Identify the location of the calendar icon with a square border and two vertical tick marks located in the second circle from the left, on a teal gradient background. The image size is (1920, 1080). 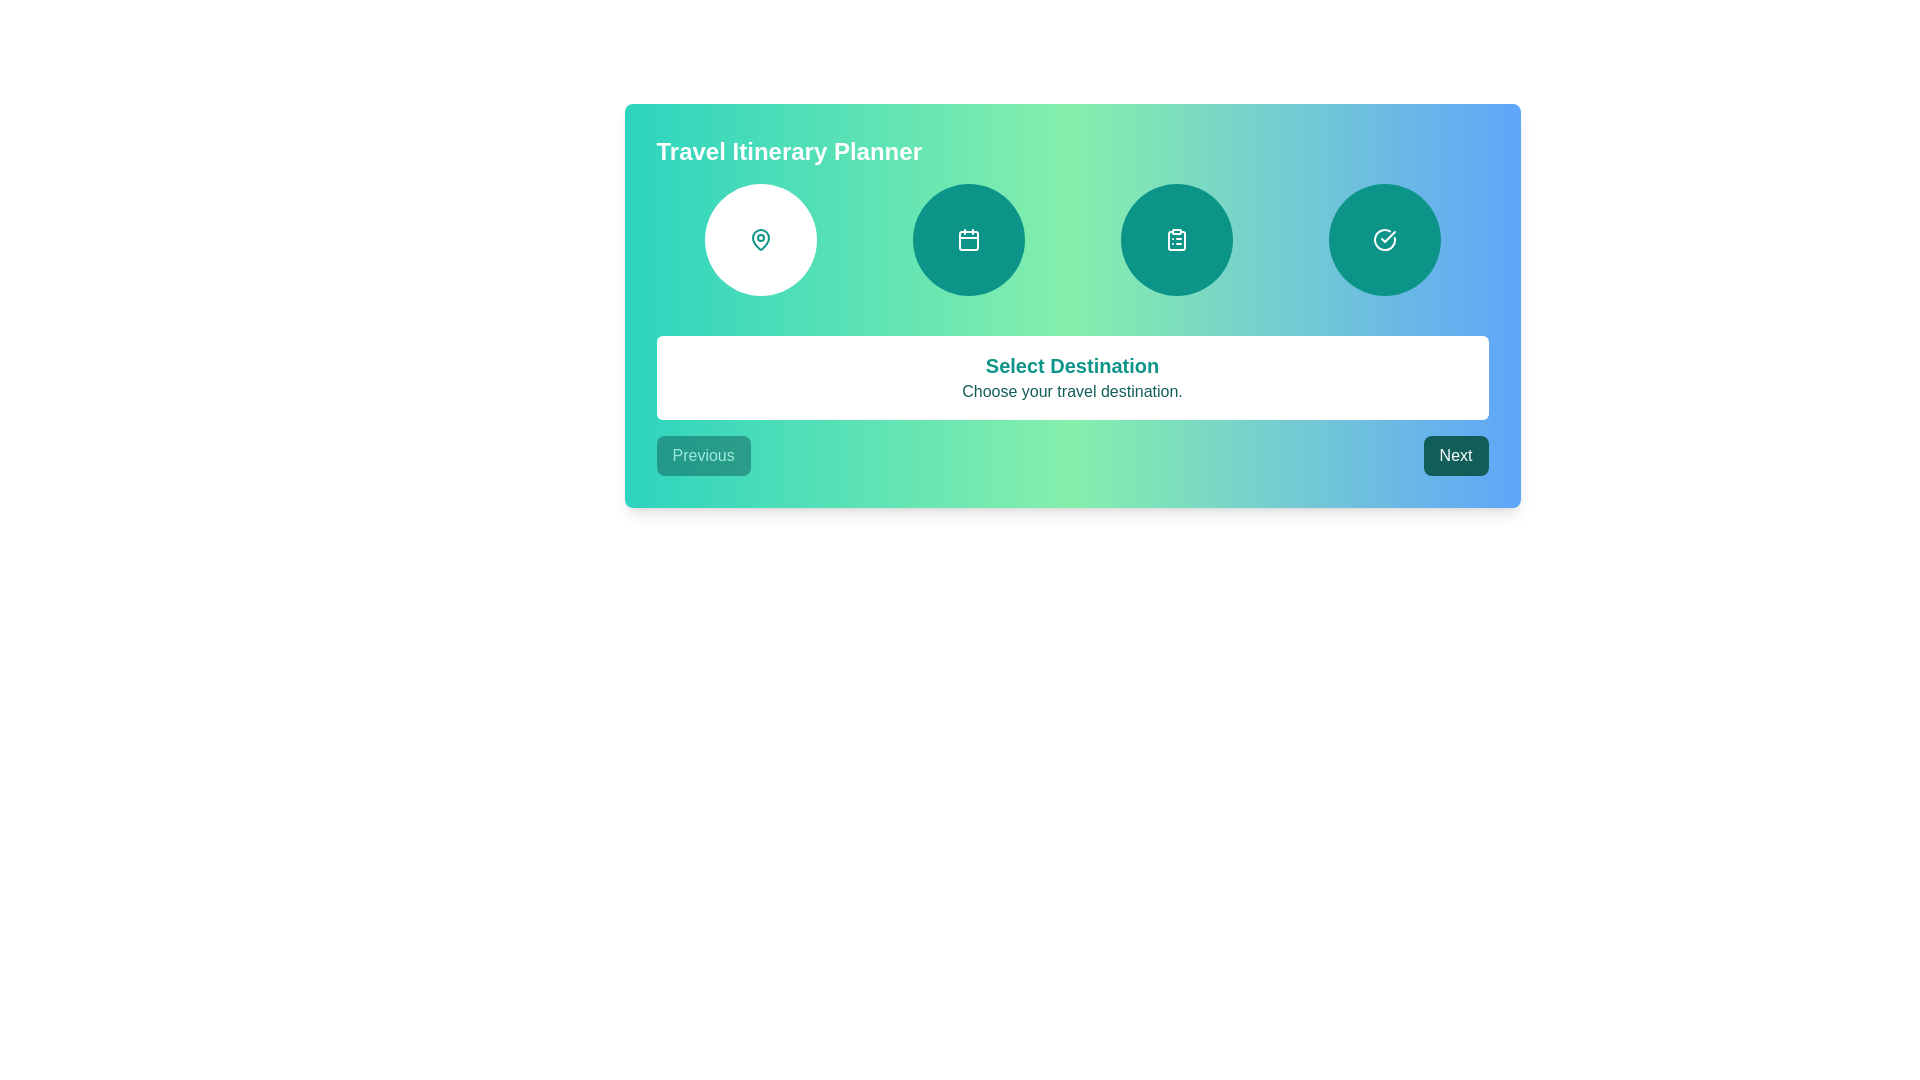
(968, 238).